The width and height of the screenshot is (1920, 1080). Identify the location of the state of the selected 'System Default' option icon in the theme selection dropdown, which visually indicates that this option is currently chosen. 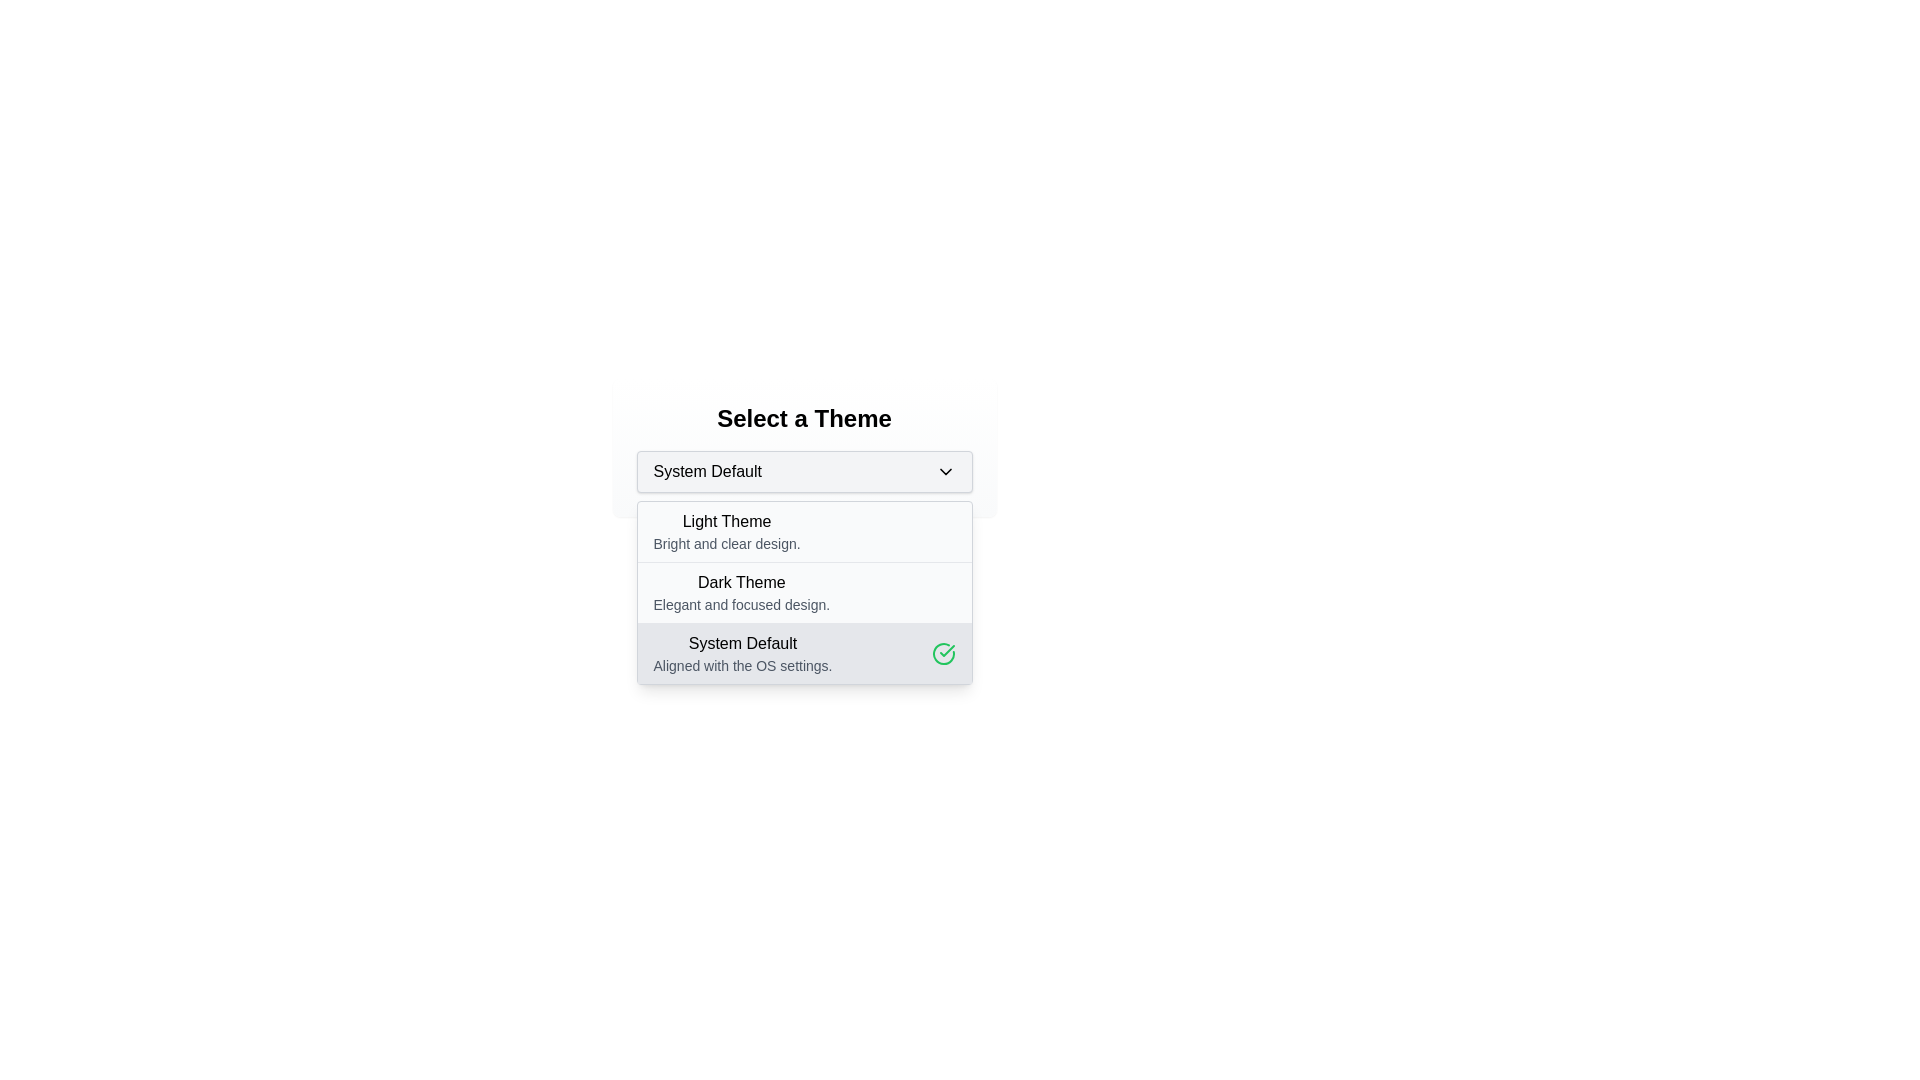
(942, 654).